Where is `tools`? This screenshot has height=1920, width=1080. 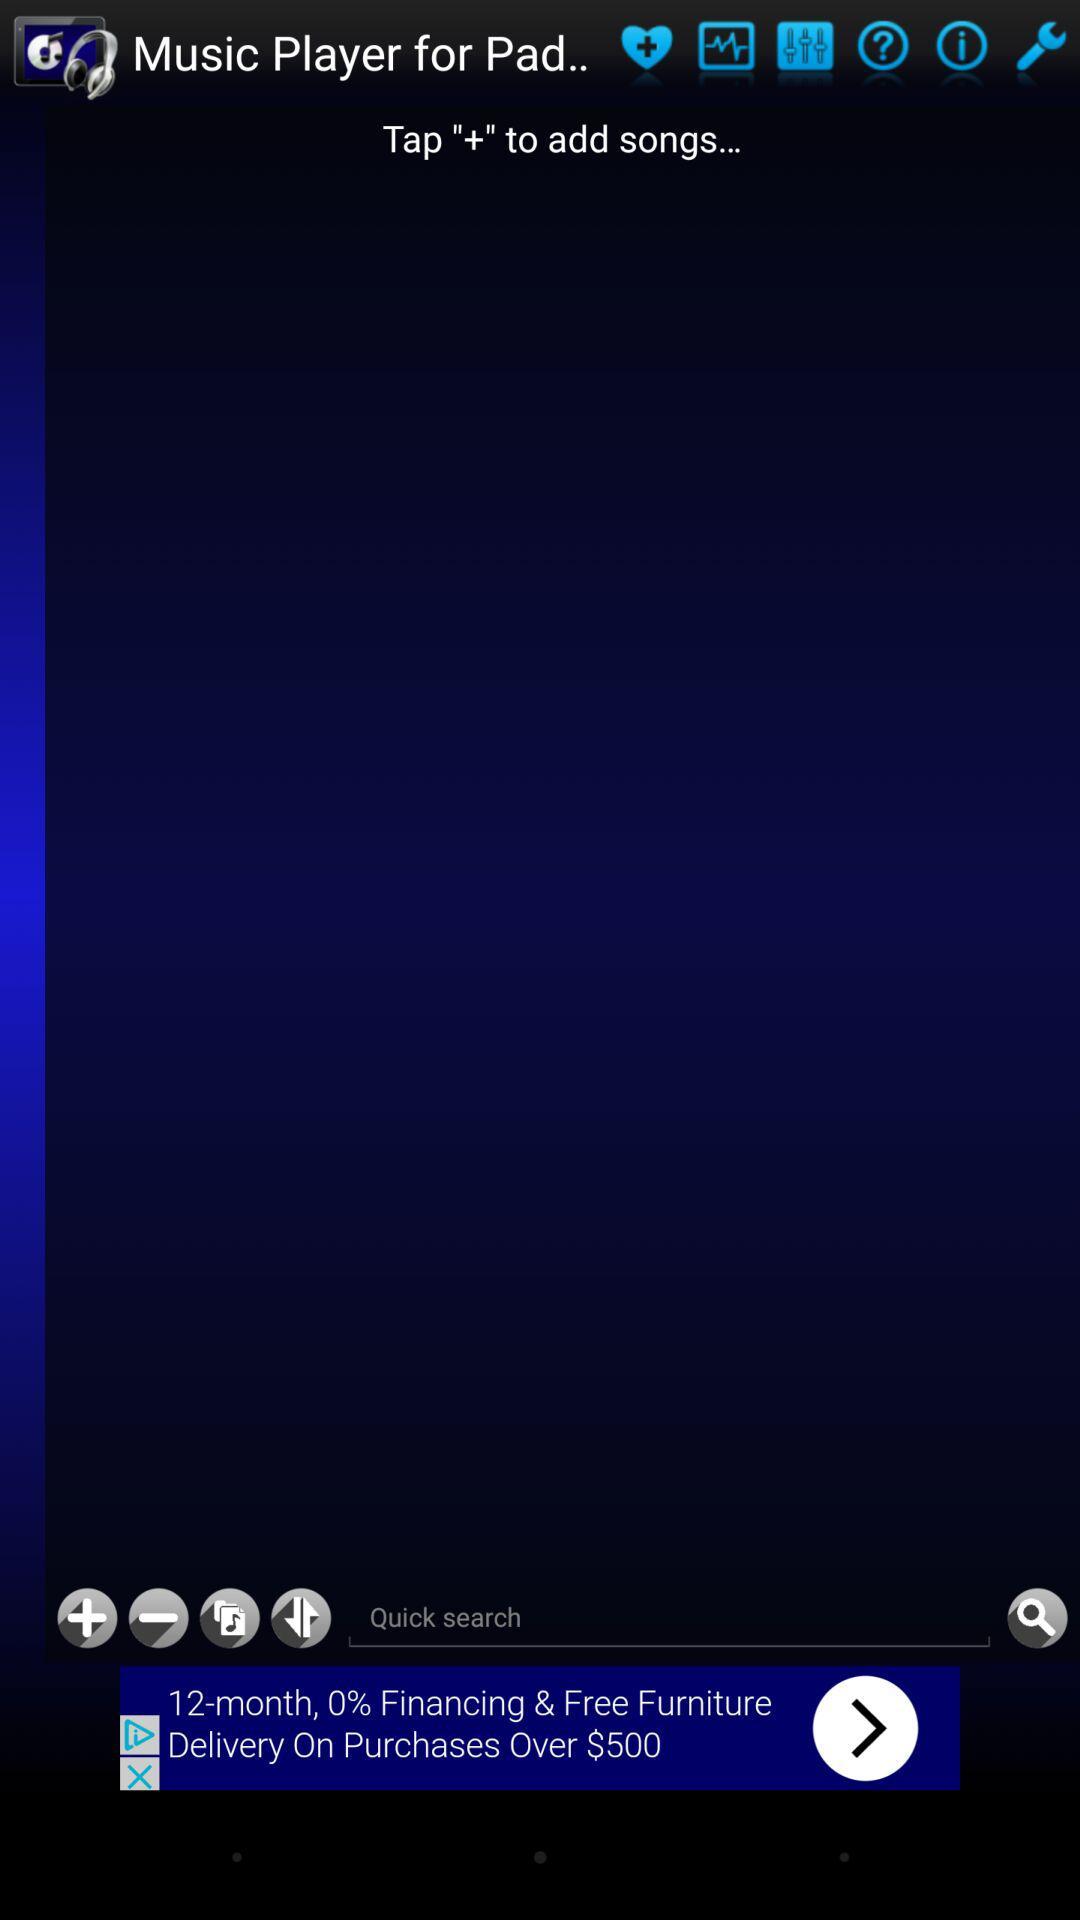
tools is located at coordinates (1039, 52).